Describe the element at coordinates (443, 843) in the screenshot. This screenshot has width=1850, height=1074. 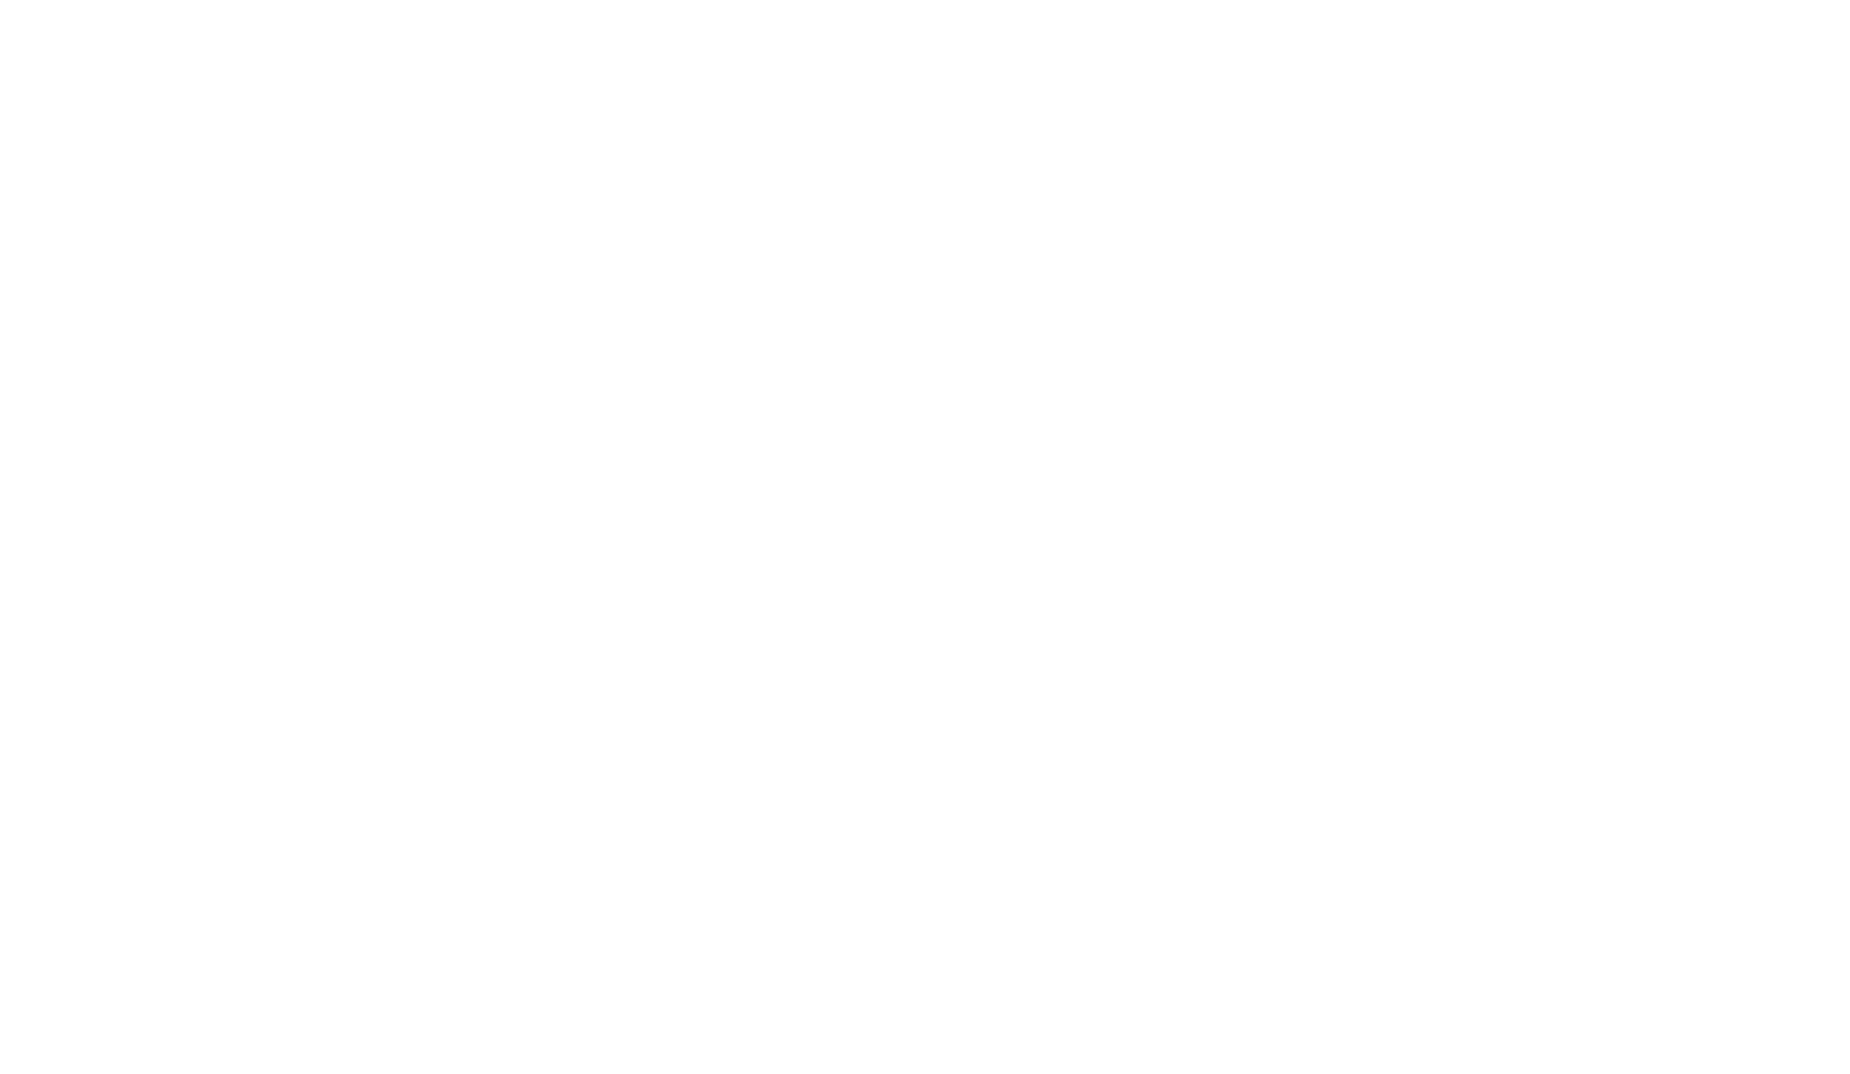
I see `'Spotted par Troms'` at that location.